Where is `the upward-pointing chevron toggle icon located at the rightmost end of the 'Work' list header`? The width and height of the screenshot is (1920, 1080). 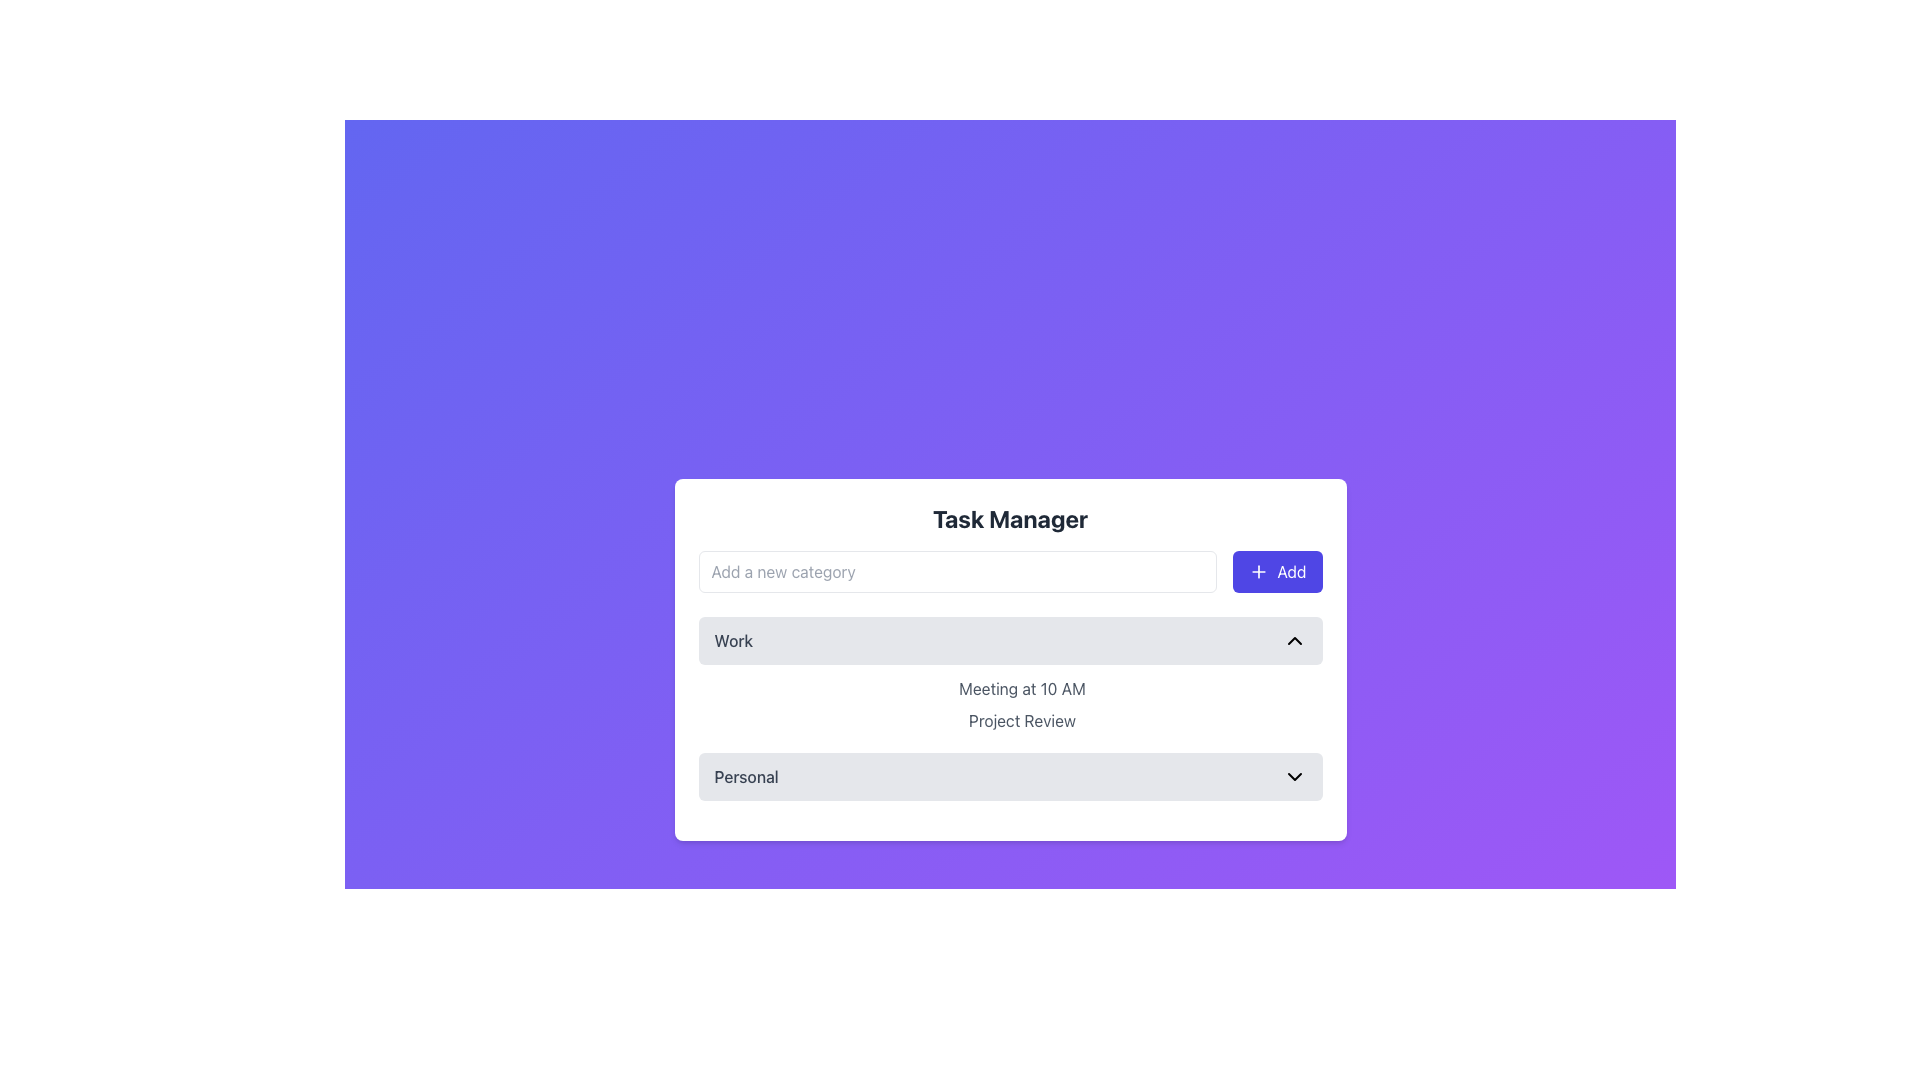
the upward-pointing chevron toggle icon located at the rightmost end of the 'Work' list header is located at coordinates (1294, 640).